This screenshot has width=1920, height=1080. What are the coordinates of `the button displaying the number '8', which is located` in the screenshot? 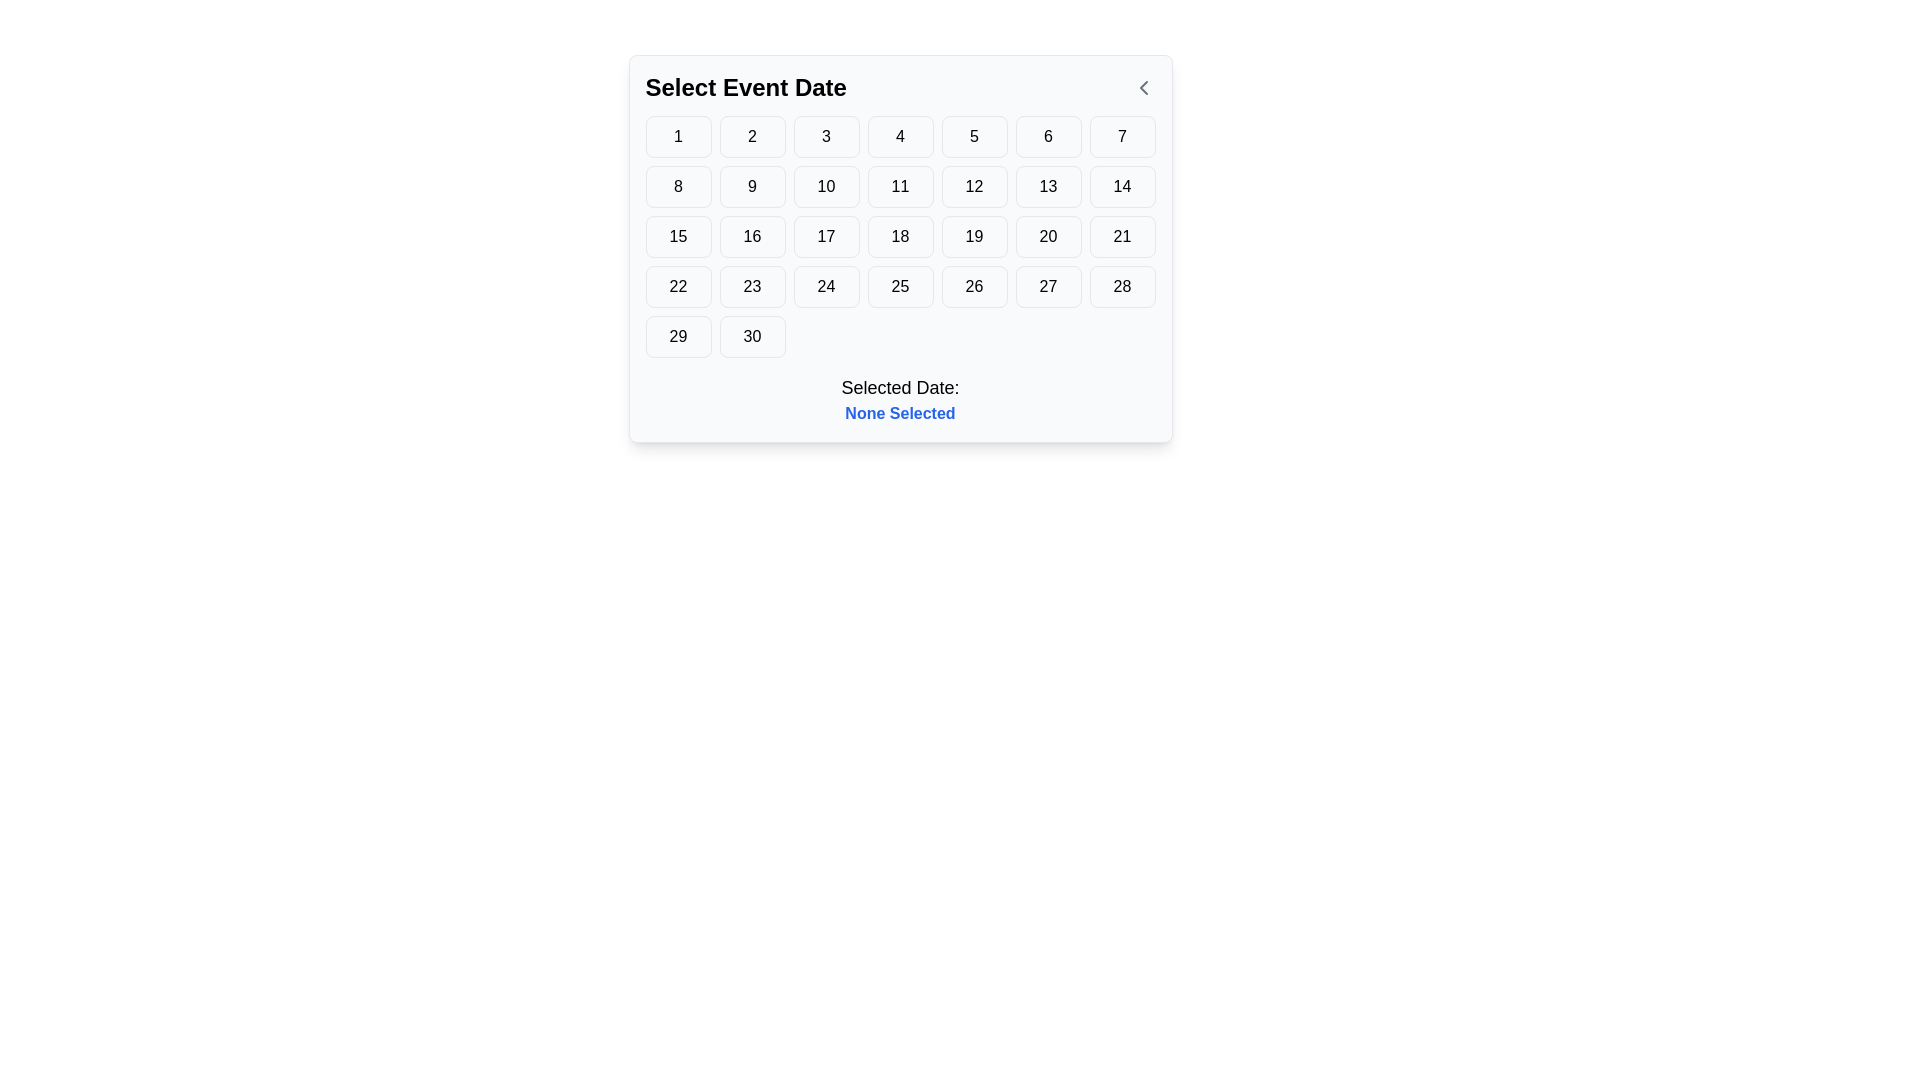 It's located at (678, 186).